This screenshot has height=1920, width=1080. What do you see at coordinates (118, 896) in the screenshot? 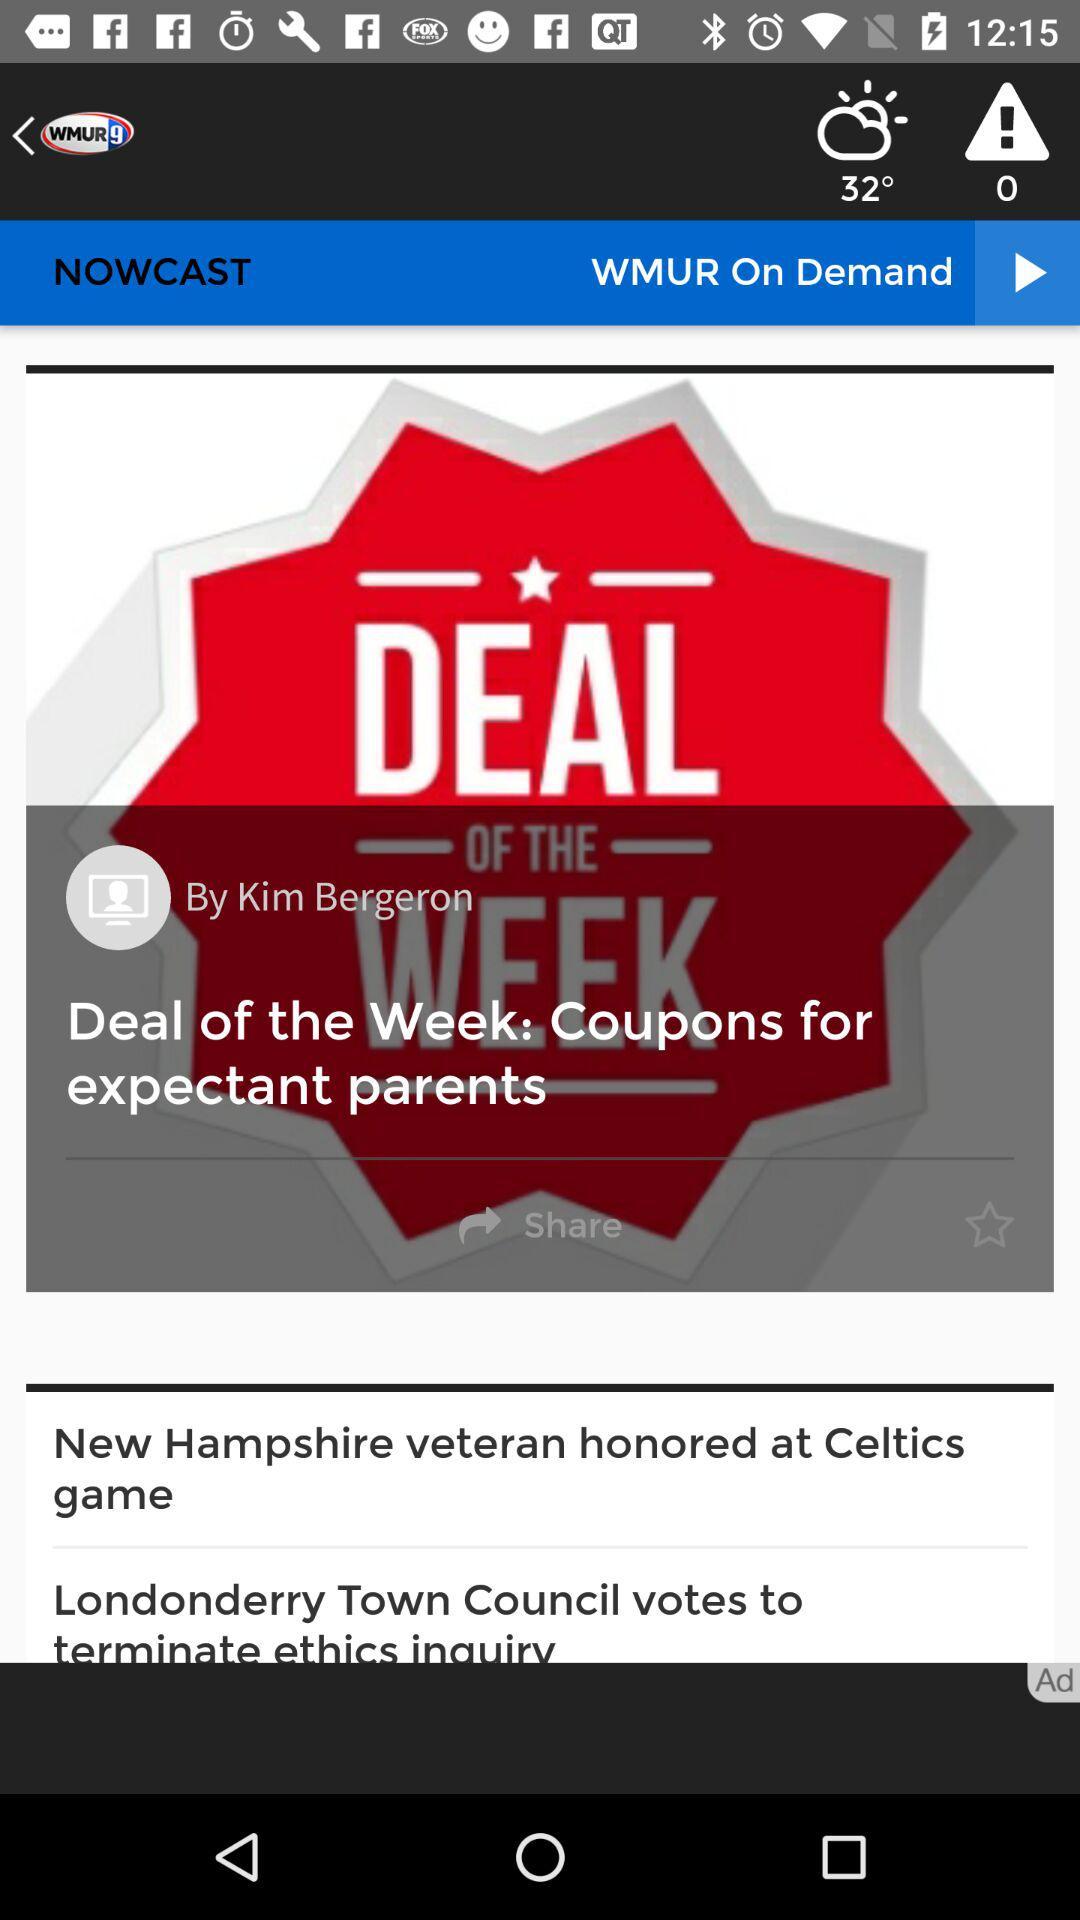
I see `icon next to by kim bergeron` at bounding box center [118, 896].